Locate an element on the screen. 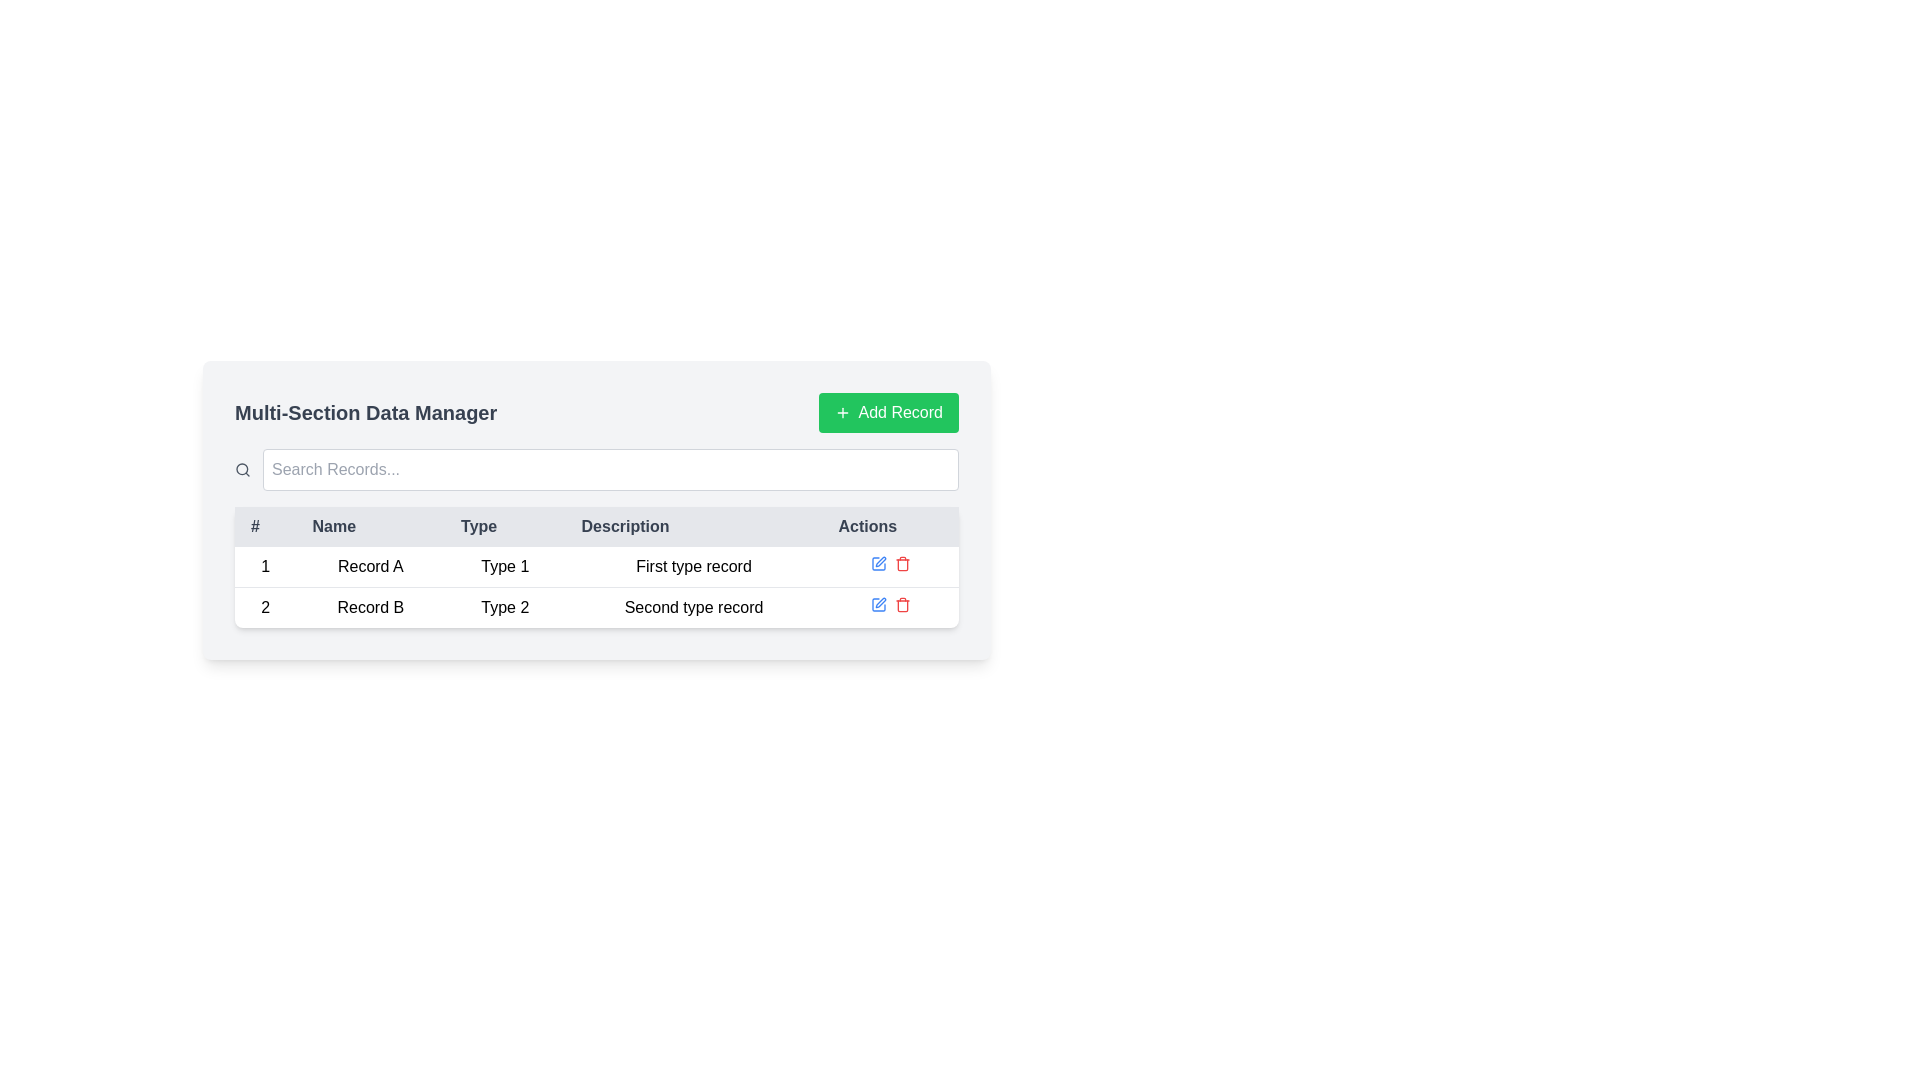 This screenshot has height=1080, width=1920. the icon located within the 'Add Record' button is located at coordinates (842, 411).